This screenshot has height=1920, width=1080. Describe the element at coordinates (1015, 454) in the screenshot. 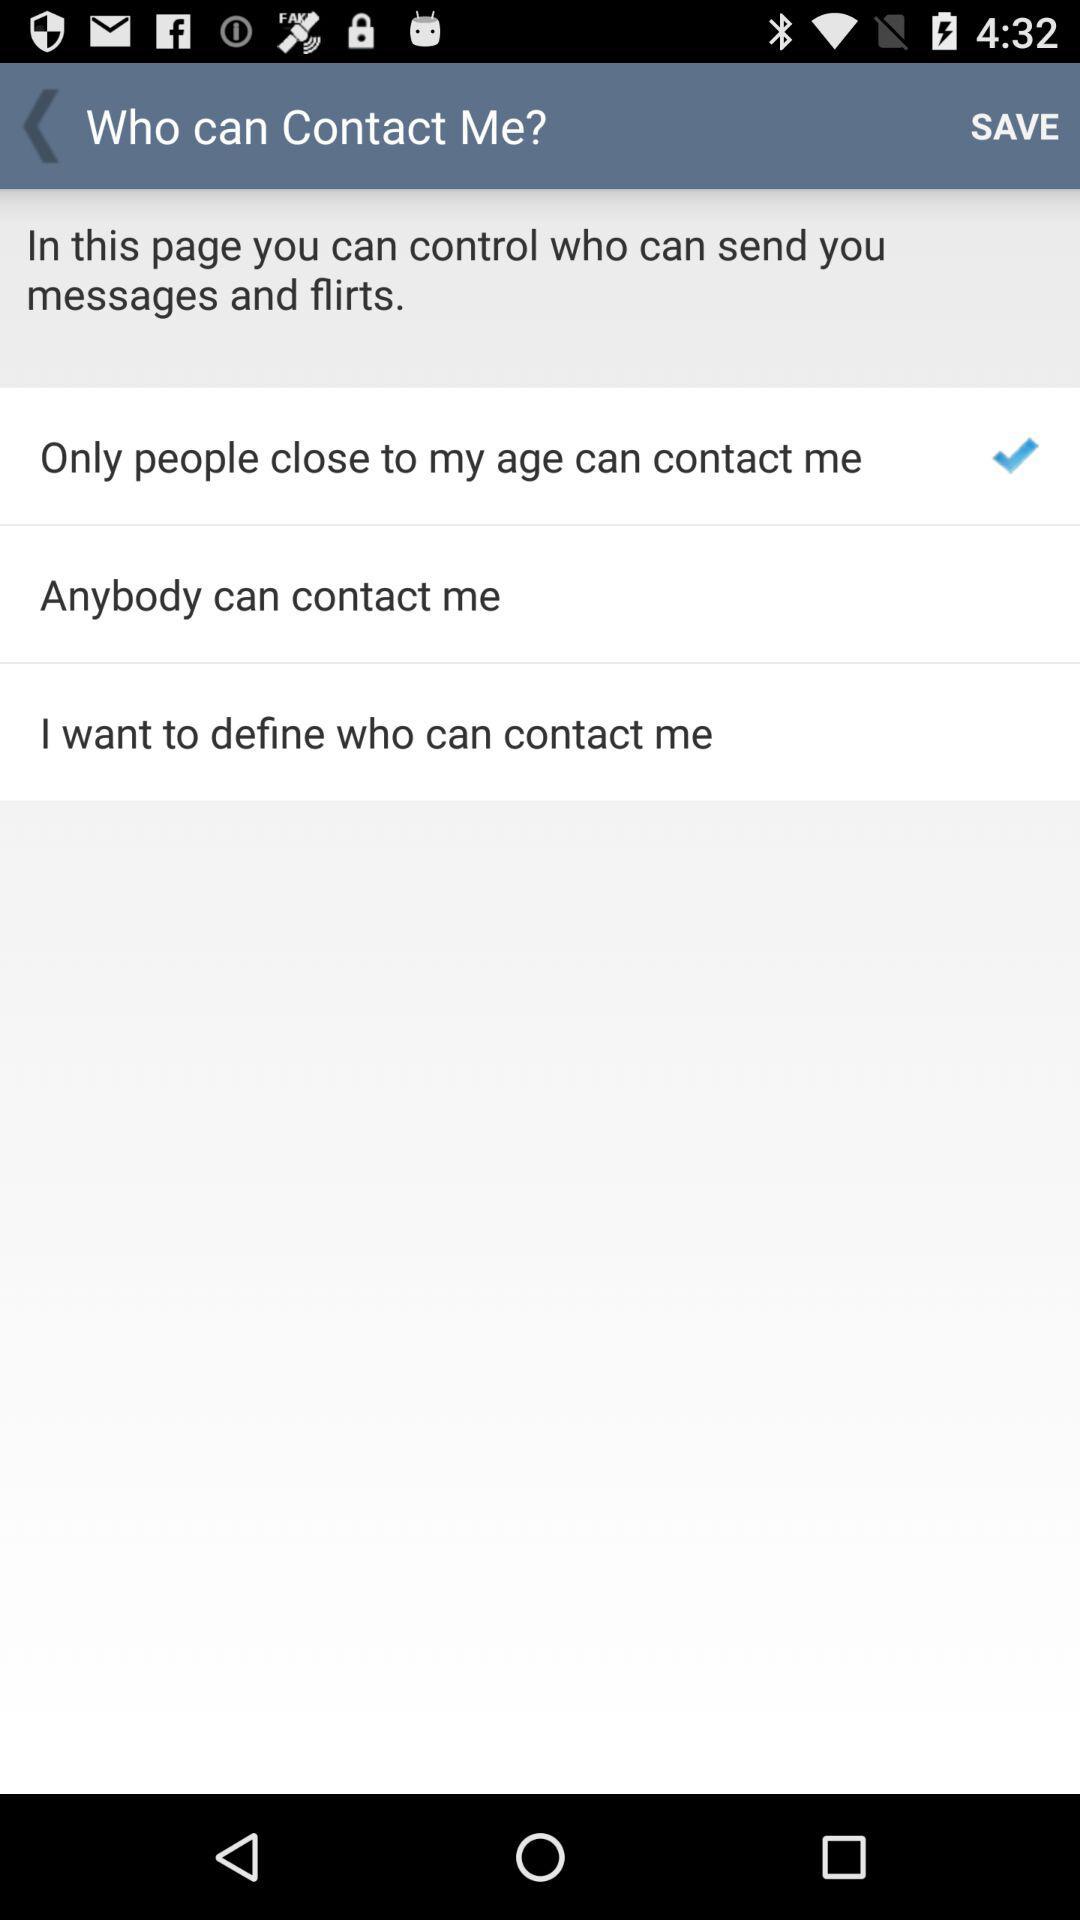

I see `the app below in this page item` at that location.